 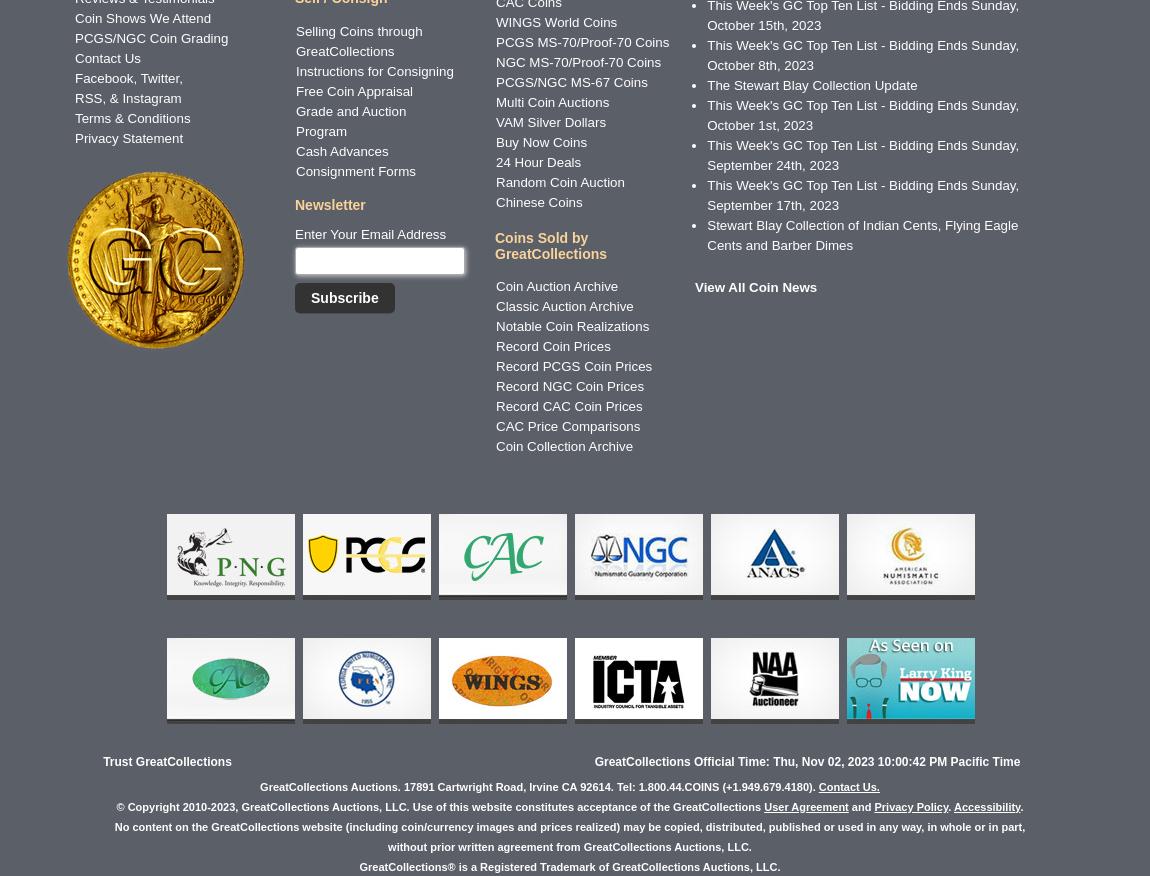 I want to click on 'Privacy Policy', so click(x=911, y=805).